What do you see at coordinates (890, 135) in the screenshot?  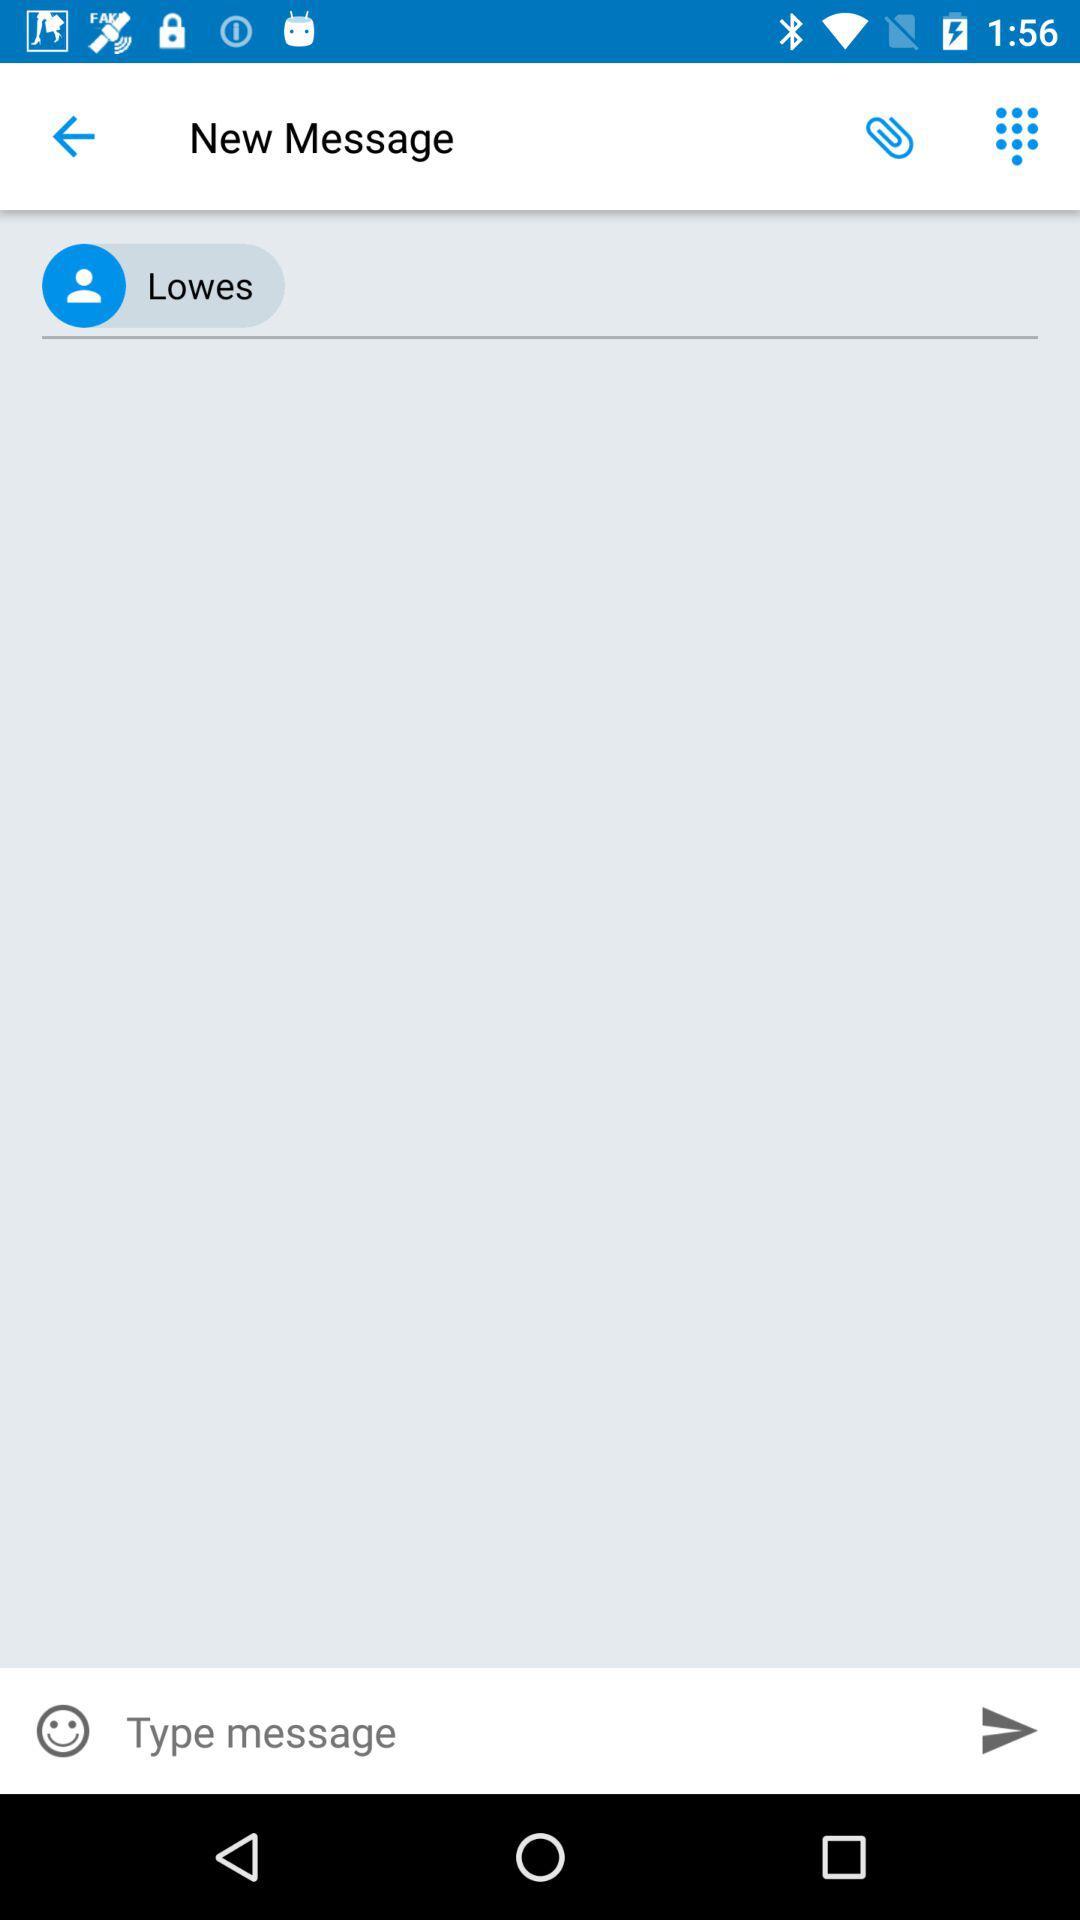 I see `icon above (415) 486-8611,  item` at bounding box center [890, 135].